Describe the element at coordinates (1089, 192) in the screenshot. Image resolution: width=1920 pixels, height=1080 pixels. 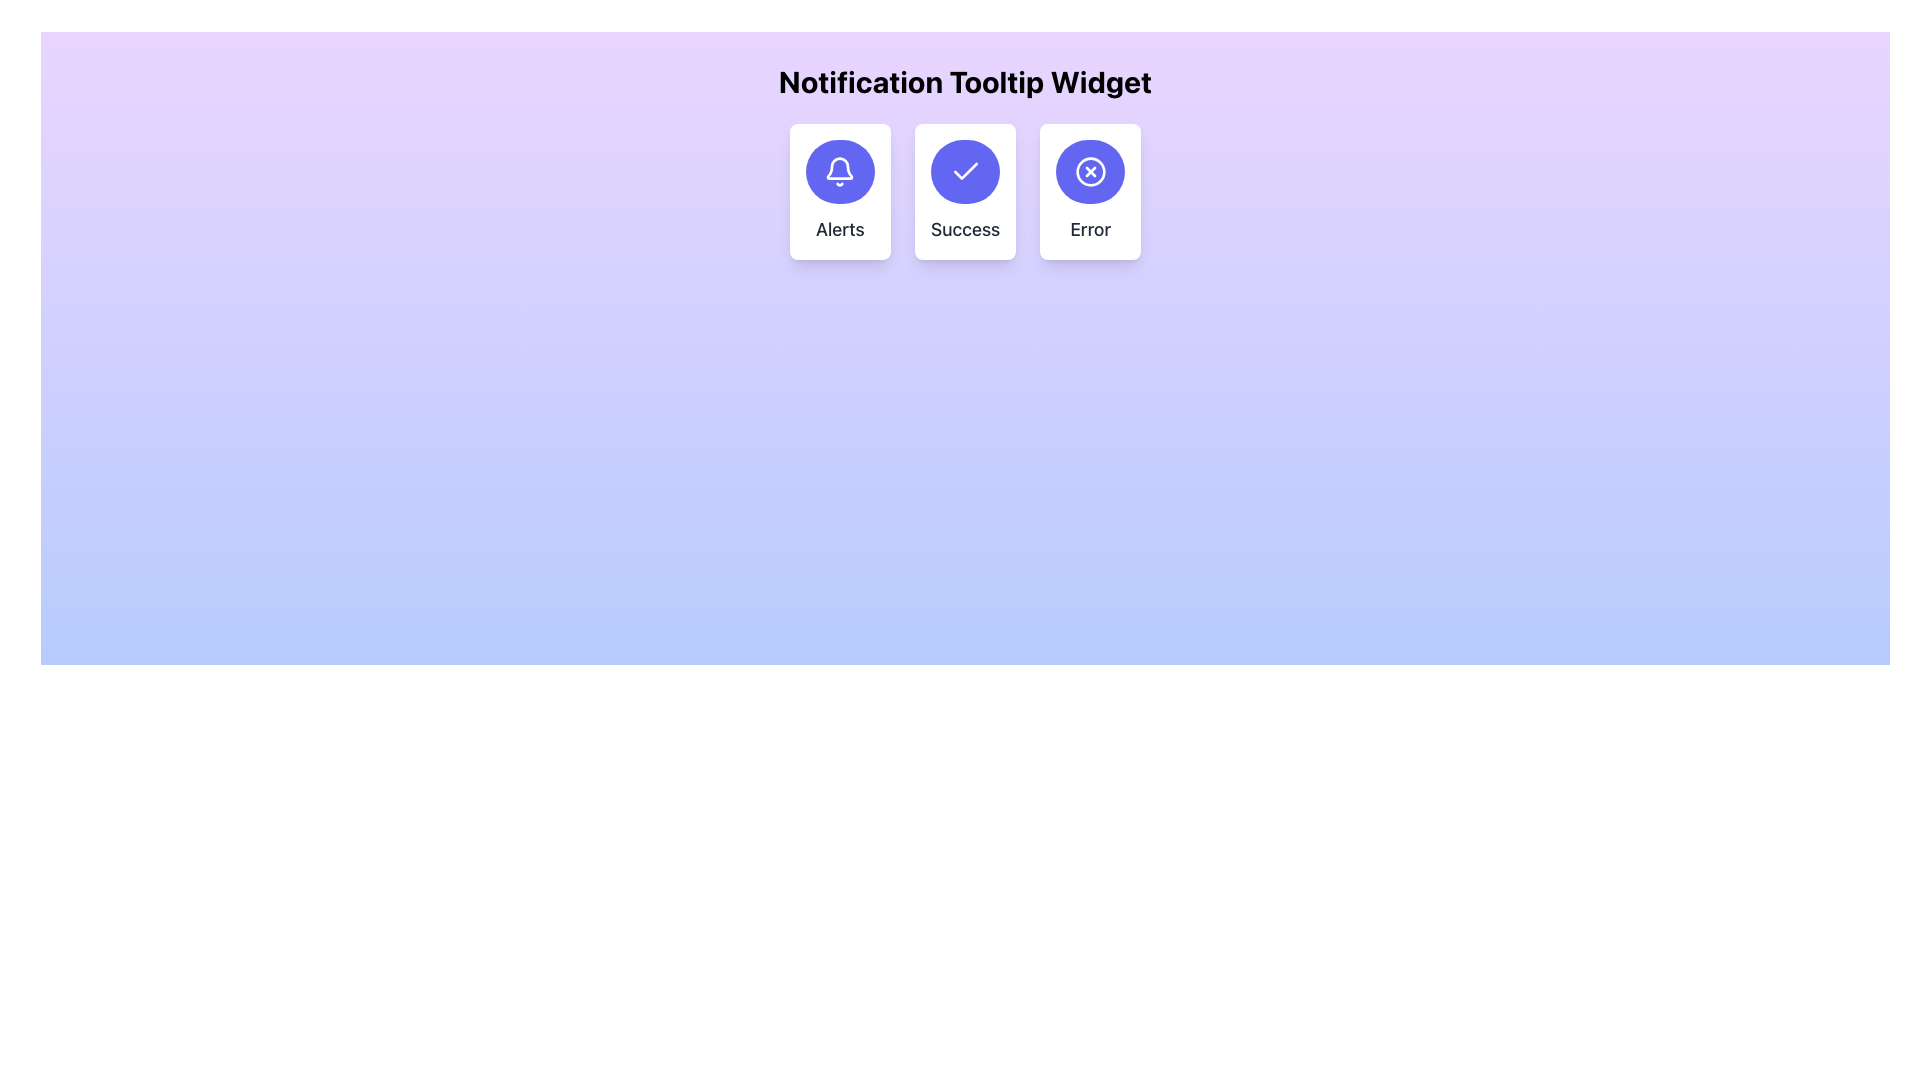
I see `the Card UI component with an indigo circular icon and the label 'Error', which is the rightmost element in a horizontal set of three cards` at that location.